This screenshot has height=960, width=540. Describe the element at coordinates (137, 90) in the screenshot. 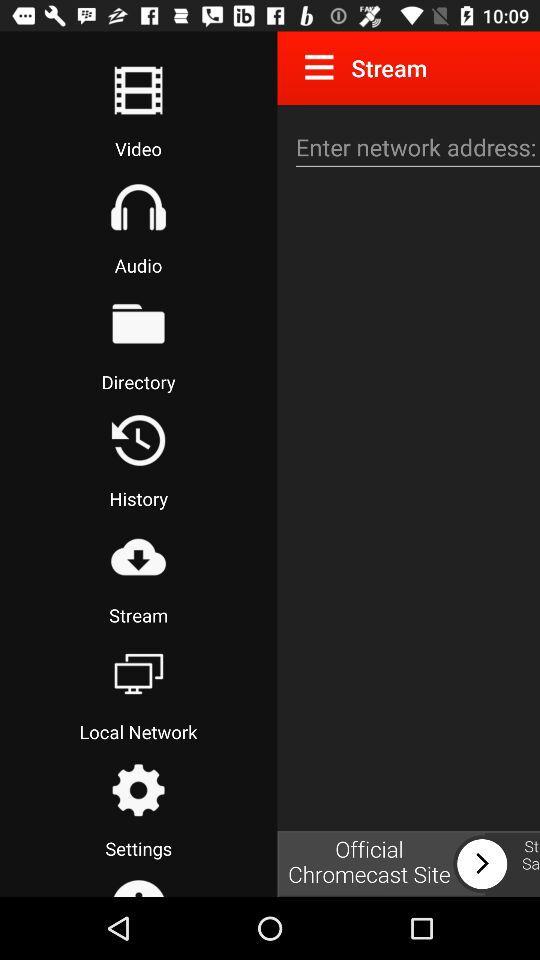

I see `video` at that location.